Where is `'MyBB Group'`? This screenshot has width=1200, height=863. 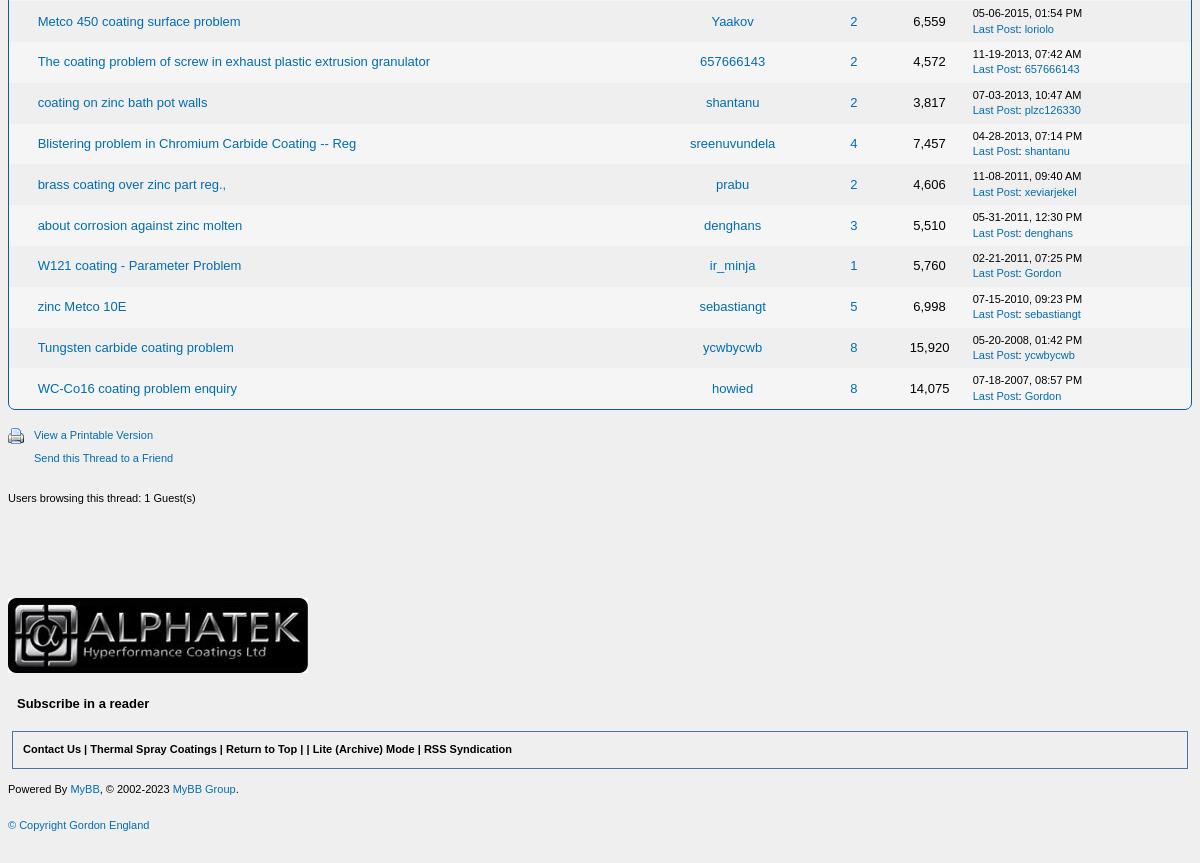
'MyBB Group' is located at coordinates (202, 787).